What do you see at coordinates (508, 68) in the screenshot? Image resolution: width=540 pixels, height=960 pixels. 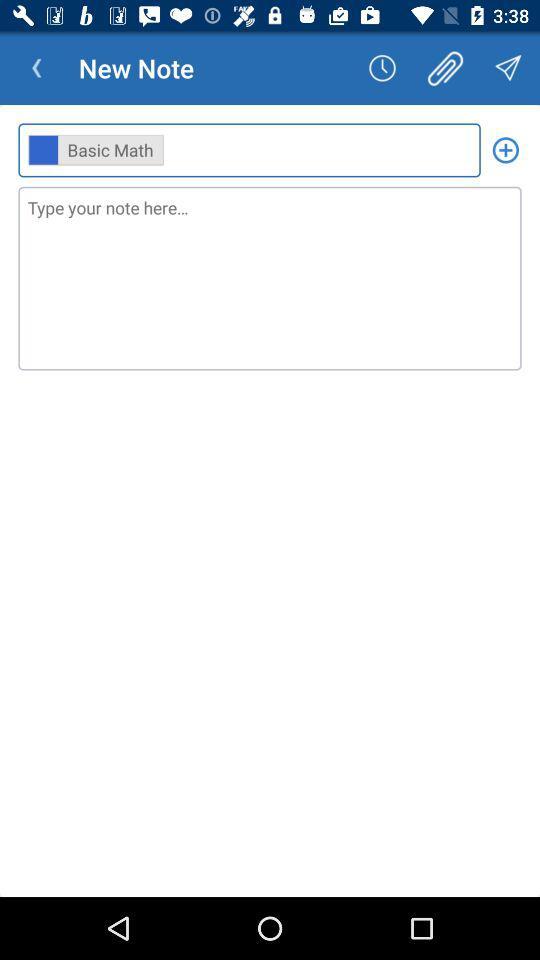 I see `the icon above the ,,  item` at bounding box center [508, 68].